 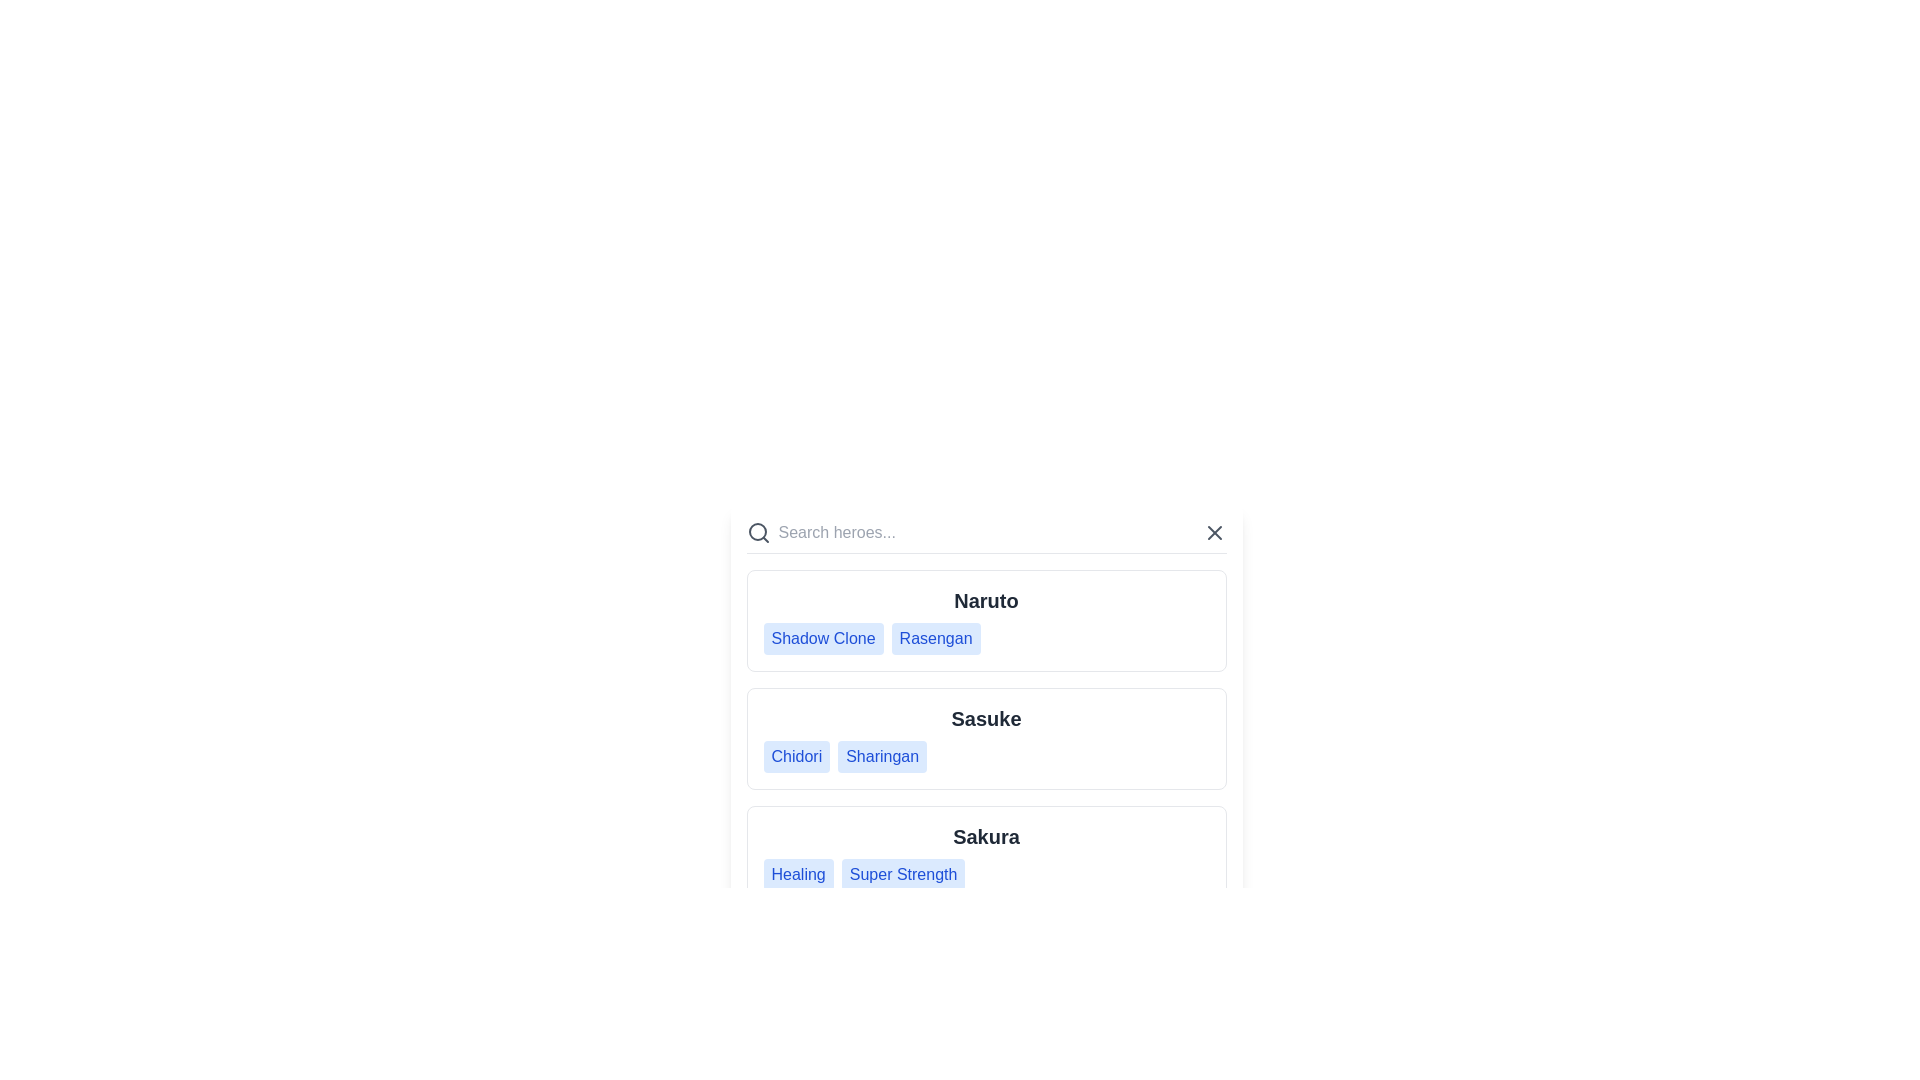 What do you see at coordinates (881, 756) in the screenshot?
I see `label 'Sharingan' from the rectangular badge with rounded corners, styled with a light blue background and blue text, located in the 'Sasuke' section of the interface` at bounding box center [881, 756].